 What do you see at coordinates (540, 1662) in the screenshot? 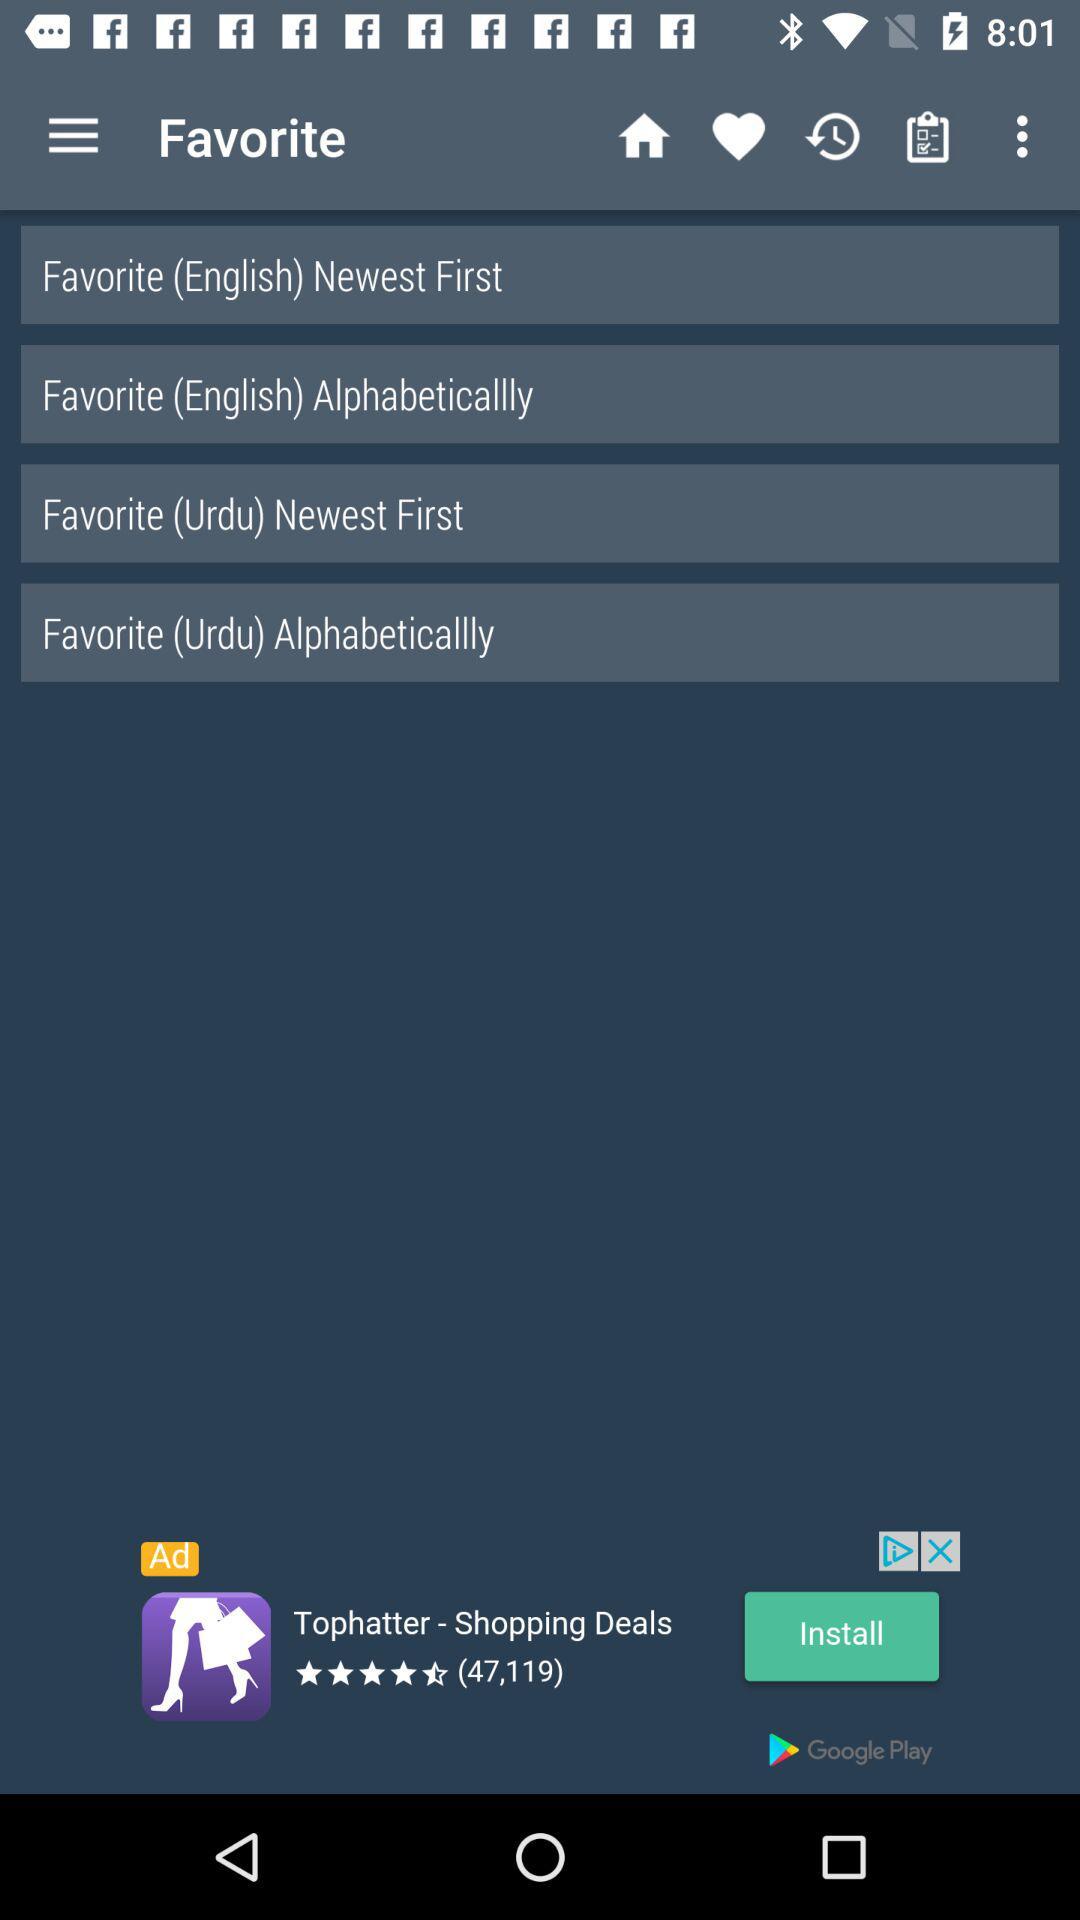
I see `tophatter shopping link` at bounding box center [540, 1662].